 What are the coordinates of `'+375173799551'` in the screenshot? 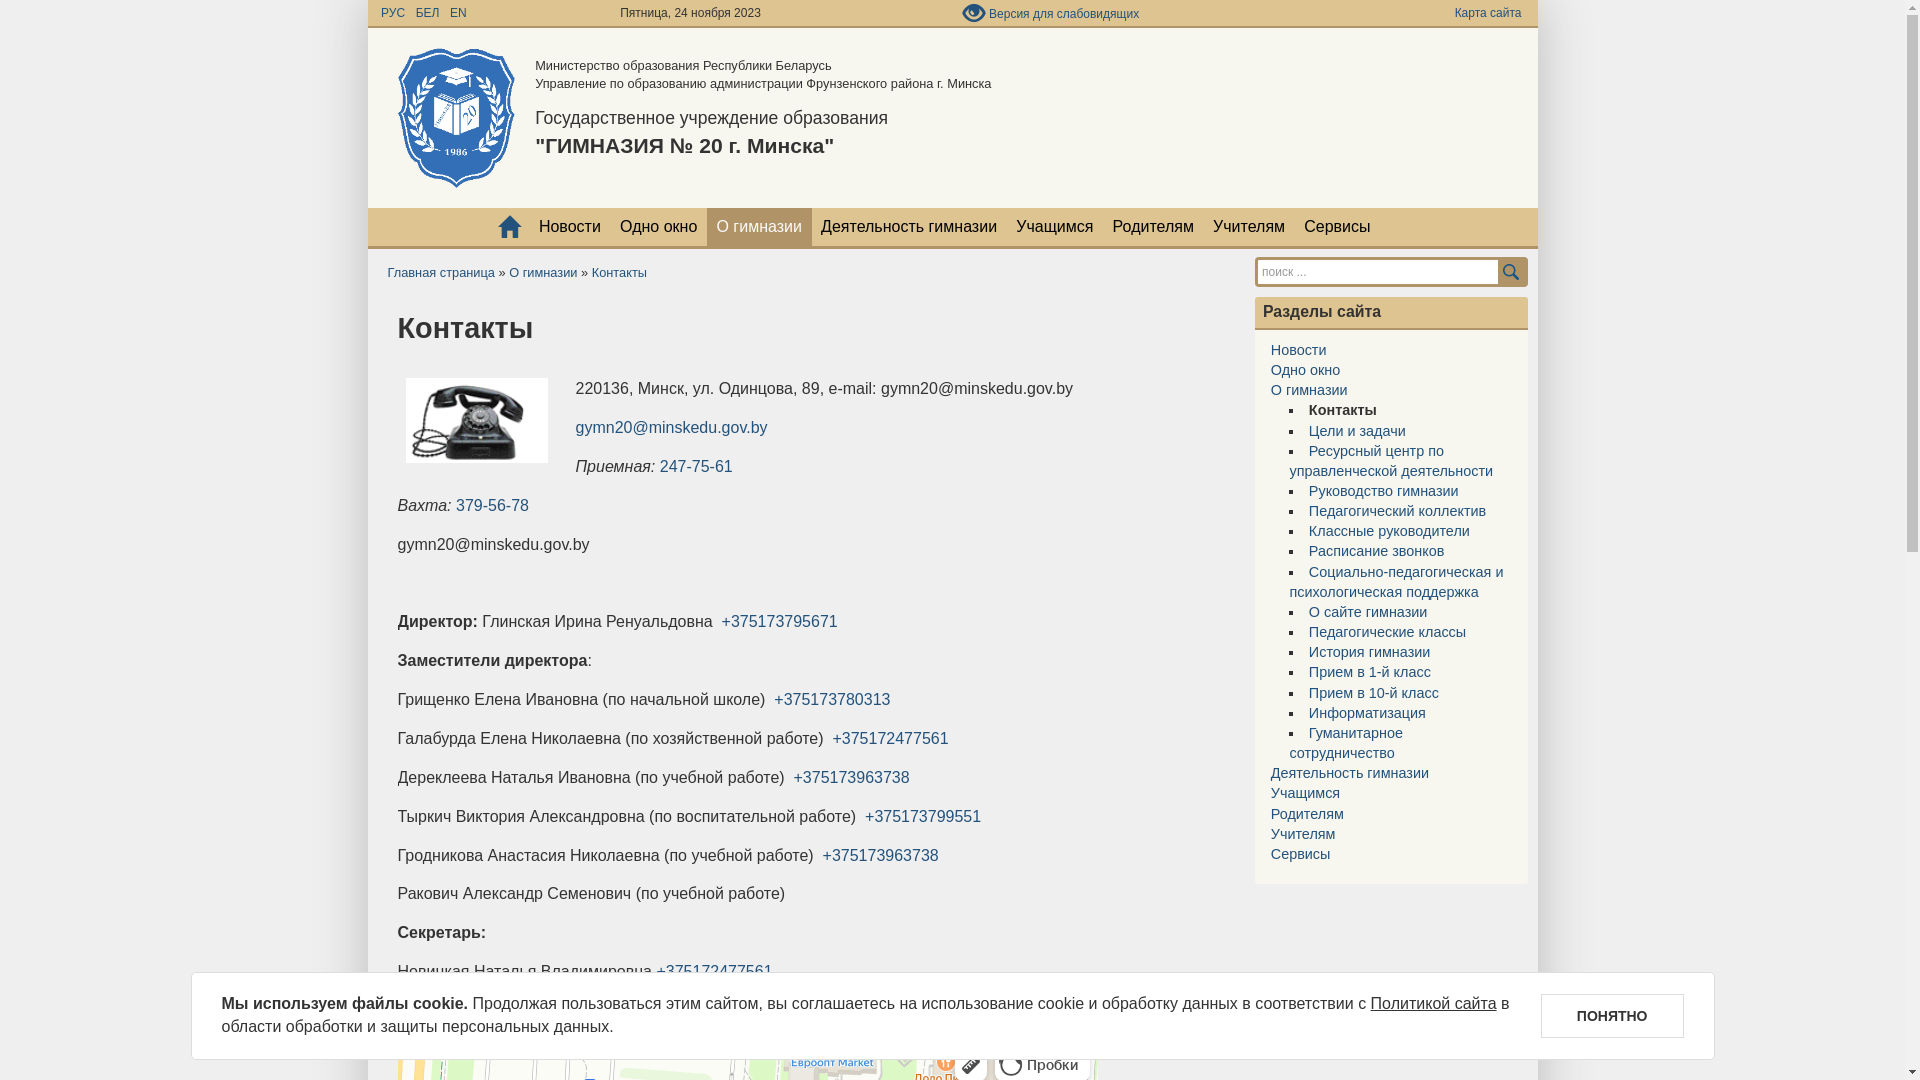 It's located at (921, 816).